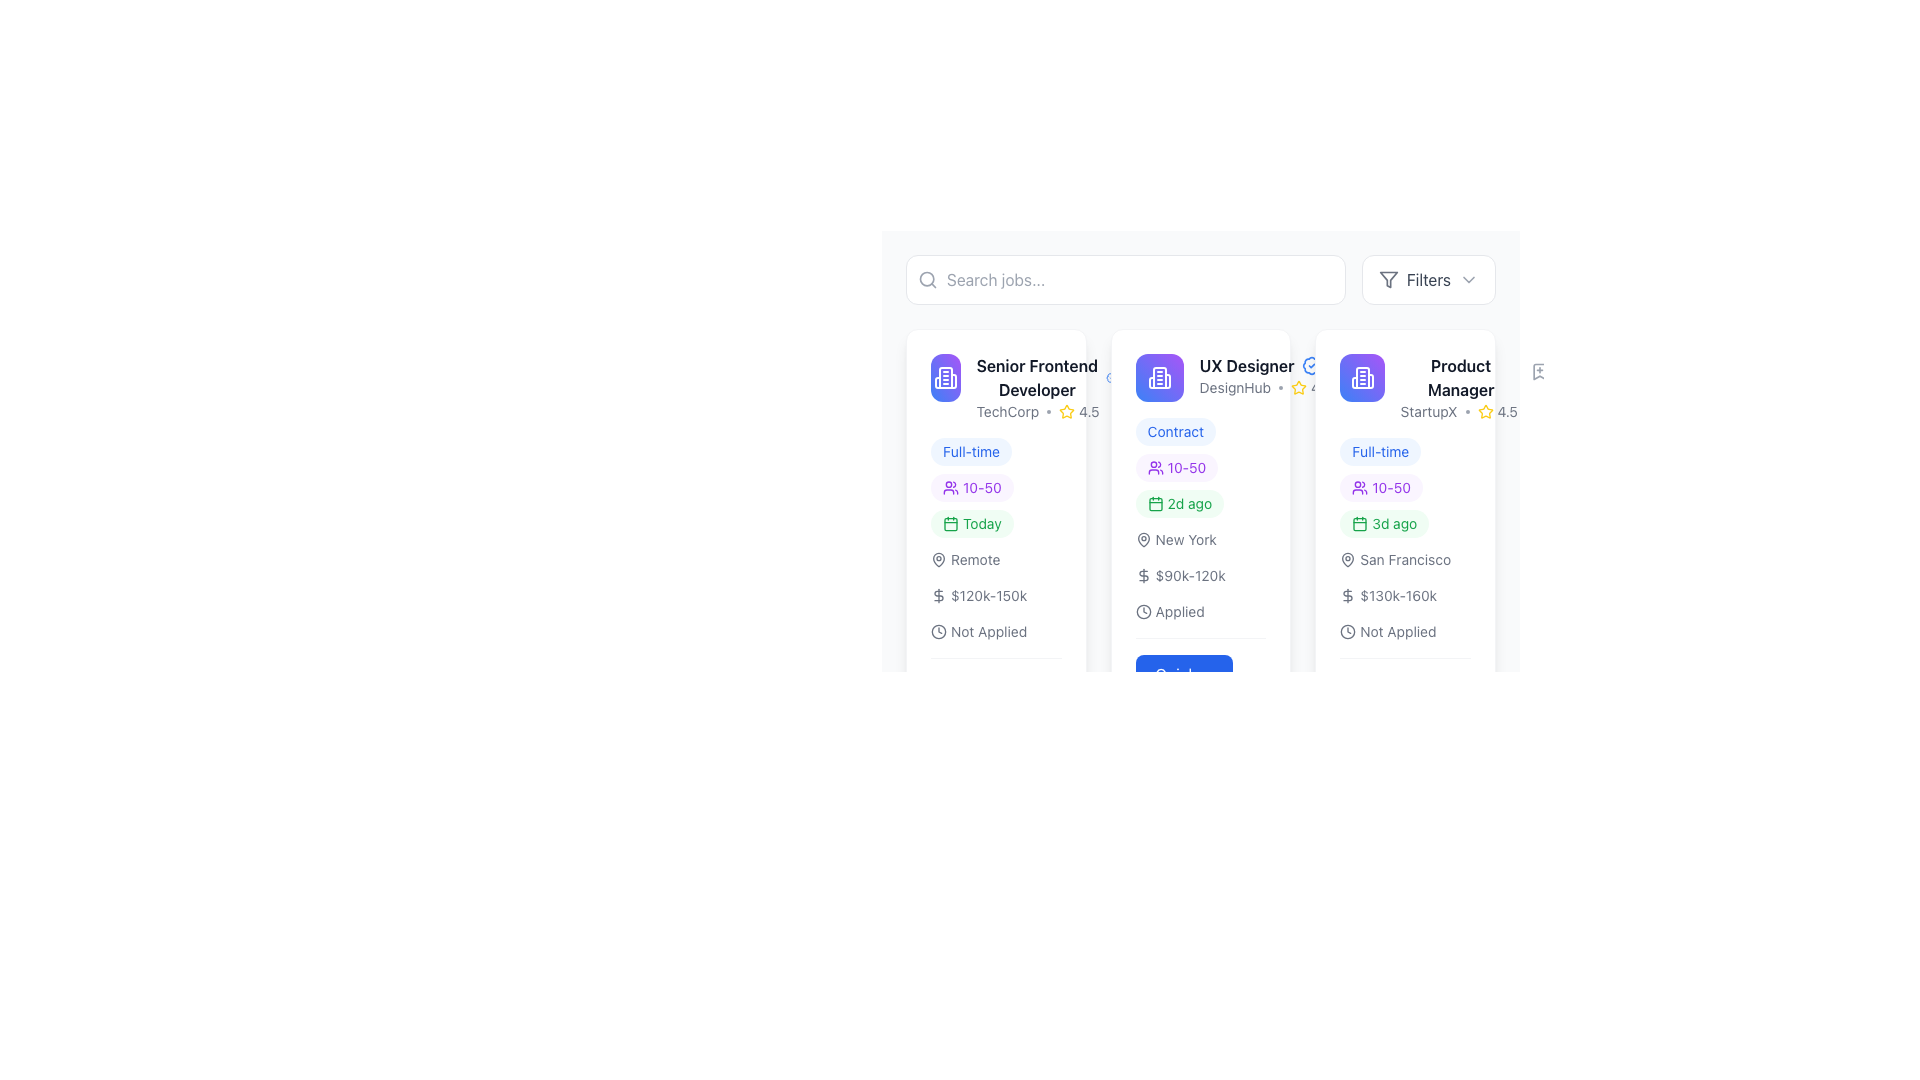  What do you see at coordinates (979, 595) in the screenshot?
I see `the static text displaying the salary range '$120k-150k', which is located below the 'Remote' text and above the 'Not Applied' text within the first job listing card` at bounding box center [979, 595].